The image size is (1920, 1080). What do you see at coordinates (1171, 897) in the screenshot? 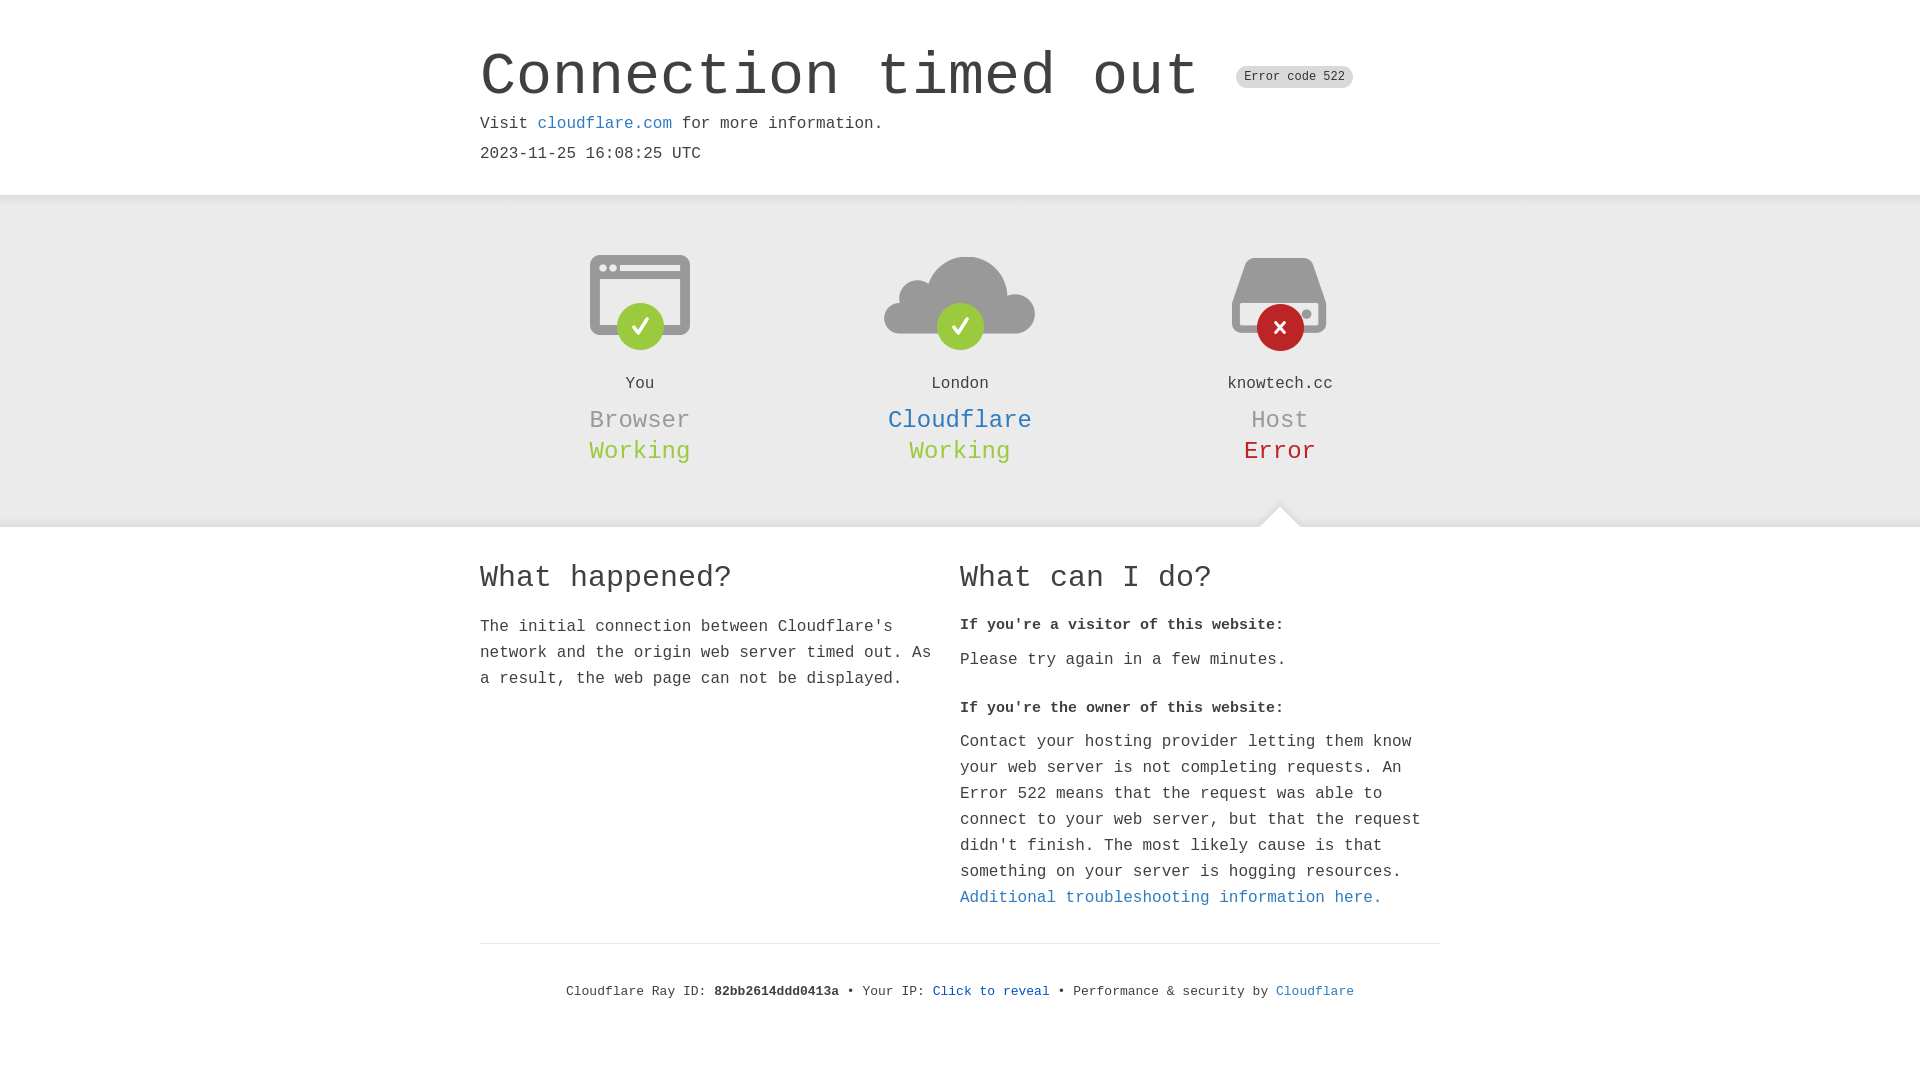
I see `'Additional troubleshooting information here.'` at bounding box center [1171, 897].